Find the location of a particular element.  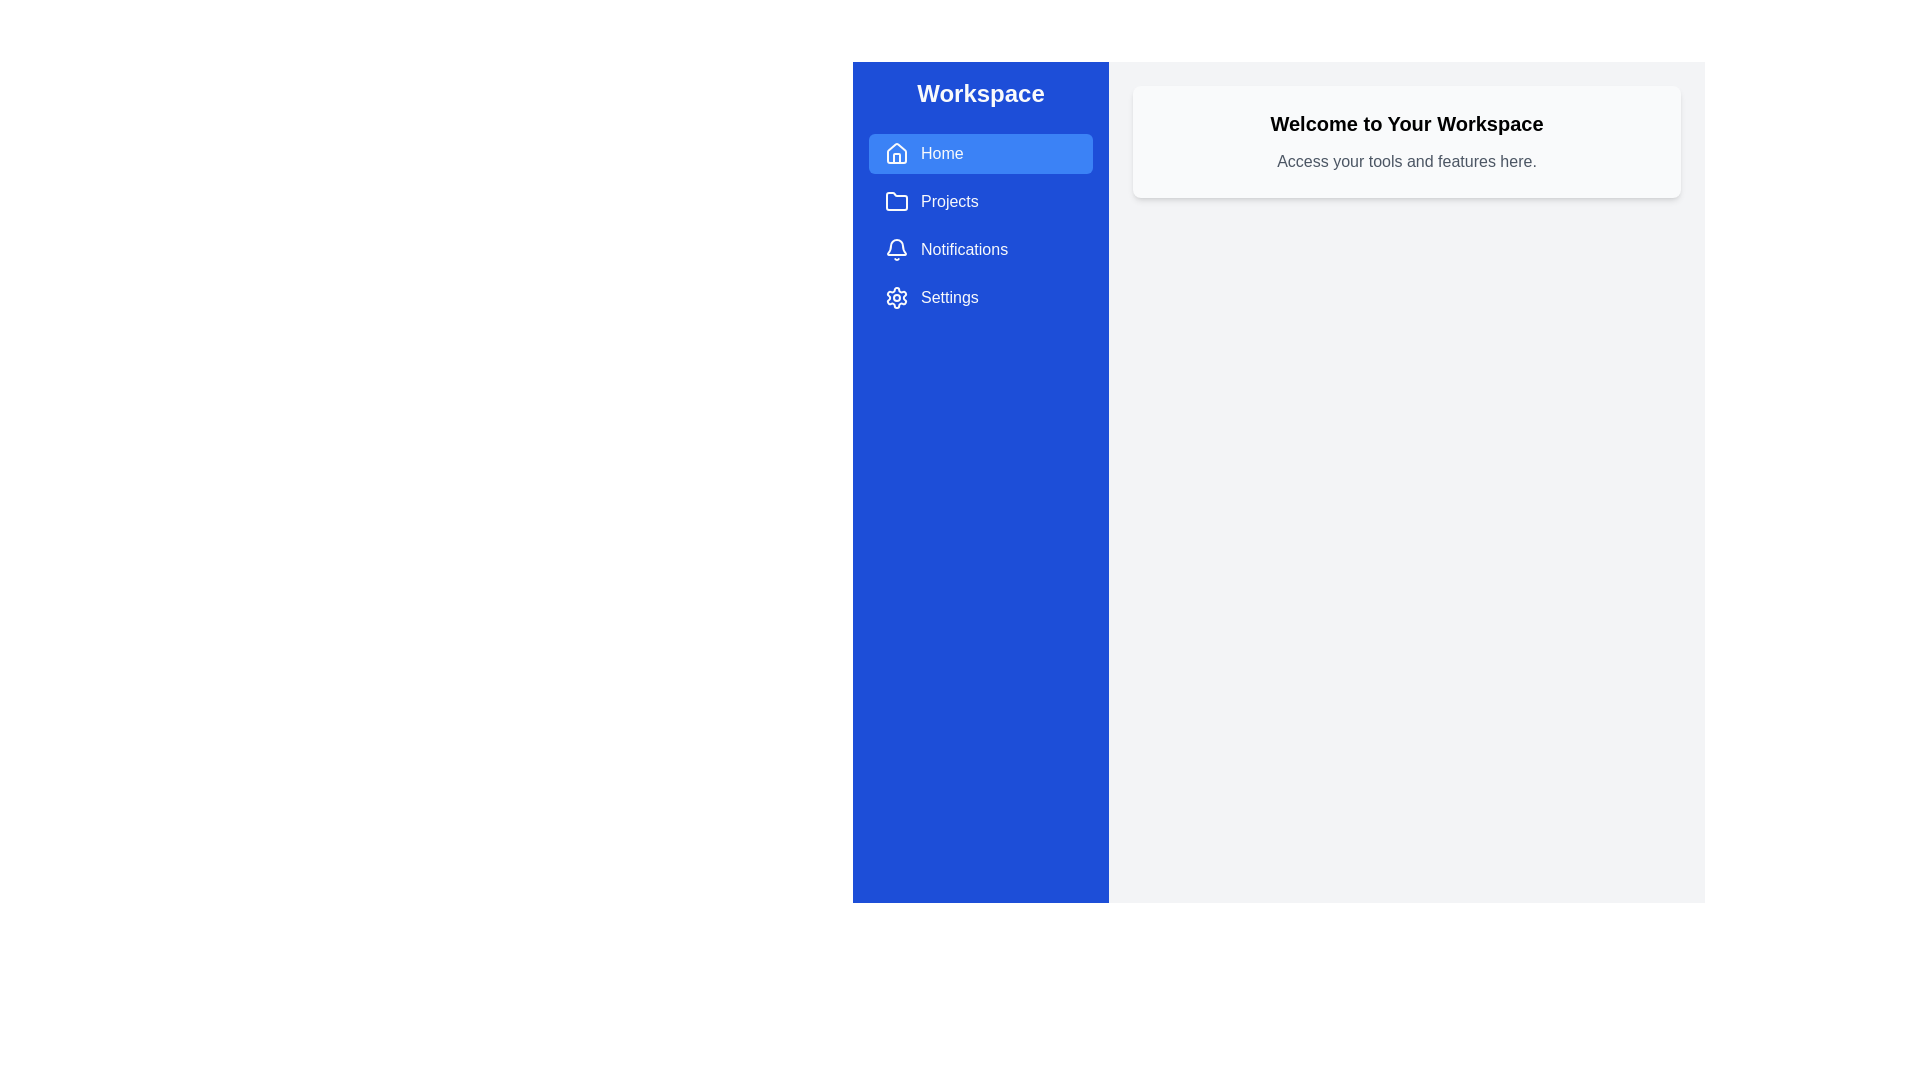

text header that prominently displays 'Welcome to Your Workspace' in bold, large font, located in the upper-right section of the interface is located at coordinates (1405, 123).